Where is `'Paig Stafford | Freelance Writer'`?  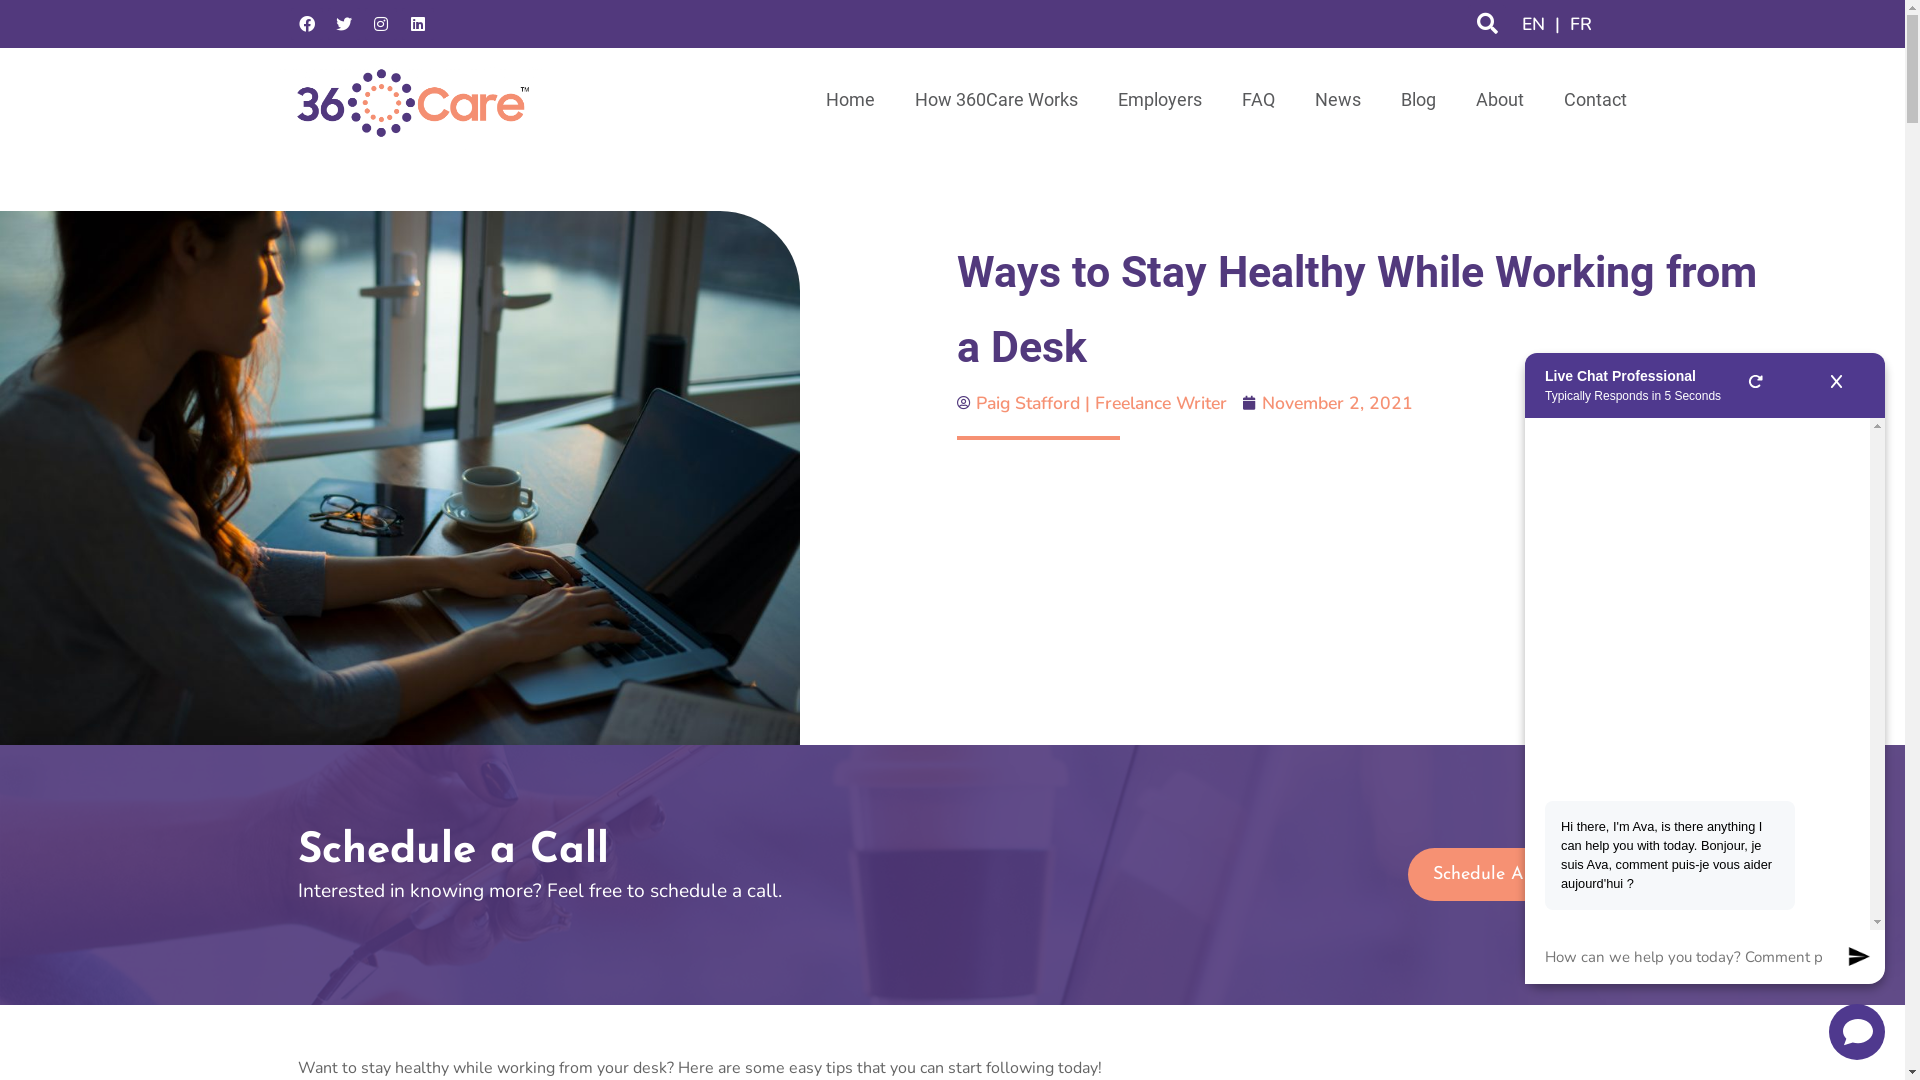
'Paig Stafford | Freelance Writer' is located at coordinates (1090, 402).